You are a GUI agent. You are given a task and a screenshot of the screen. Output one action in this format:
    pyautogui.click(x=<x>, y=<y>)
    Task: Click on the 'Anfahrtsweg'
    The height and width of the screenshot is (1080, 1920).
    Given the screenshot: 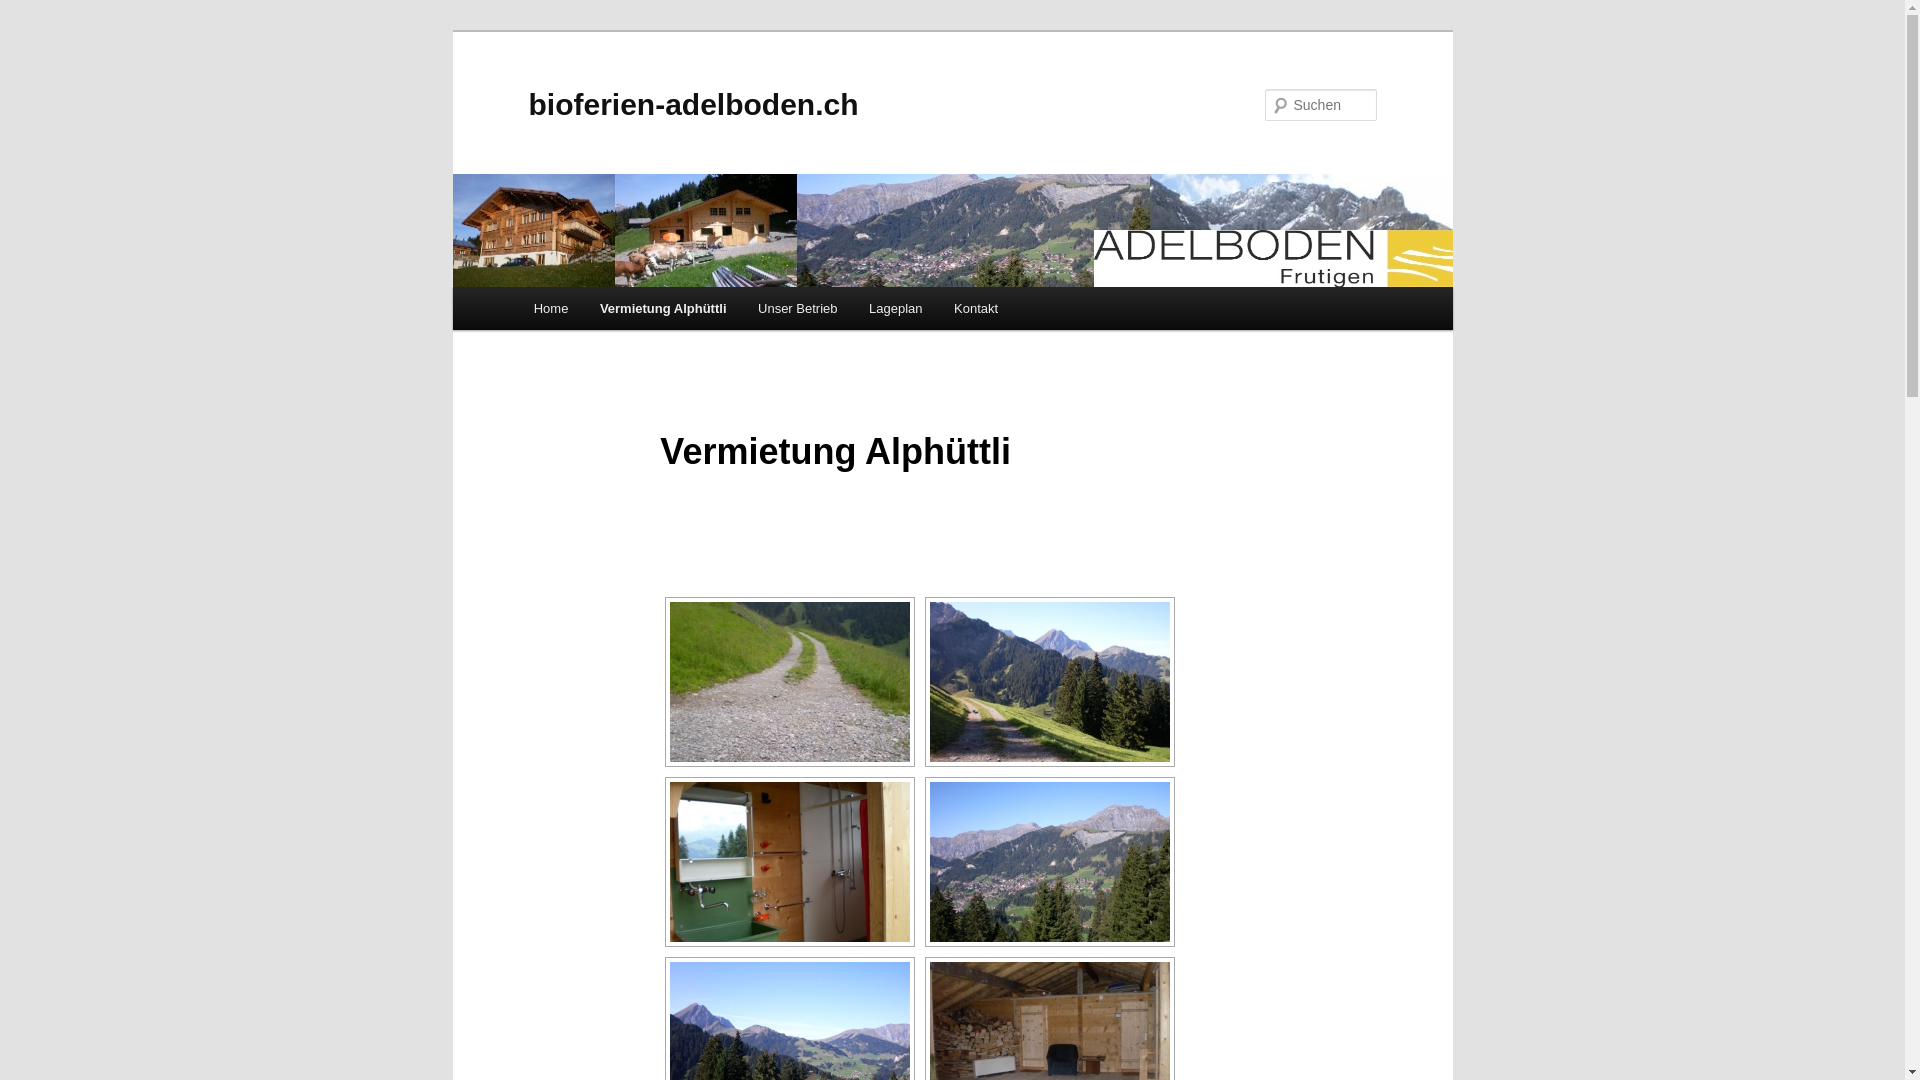 What is the action you would take?
    pyautogui.click(x=789, y=681)
    